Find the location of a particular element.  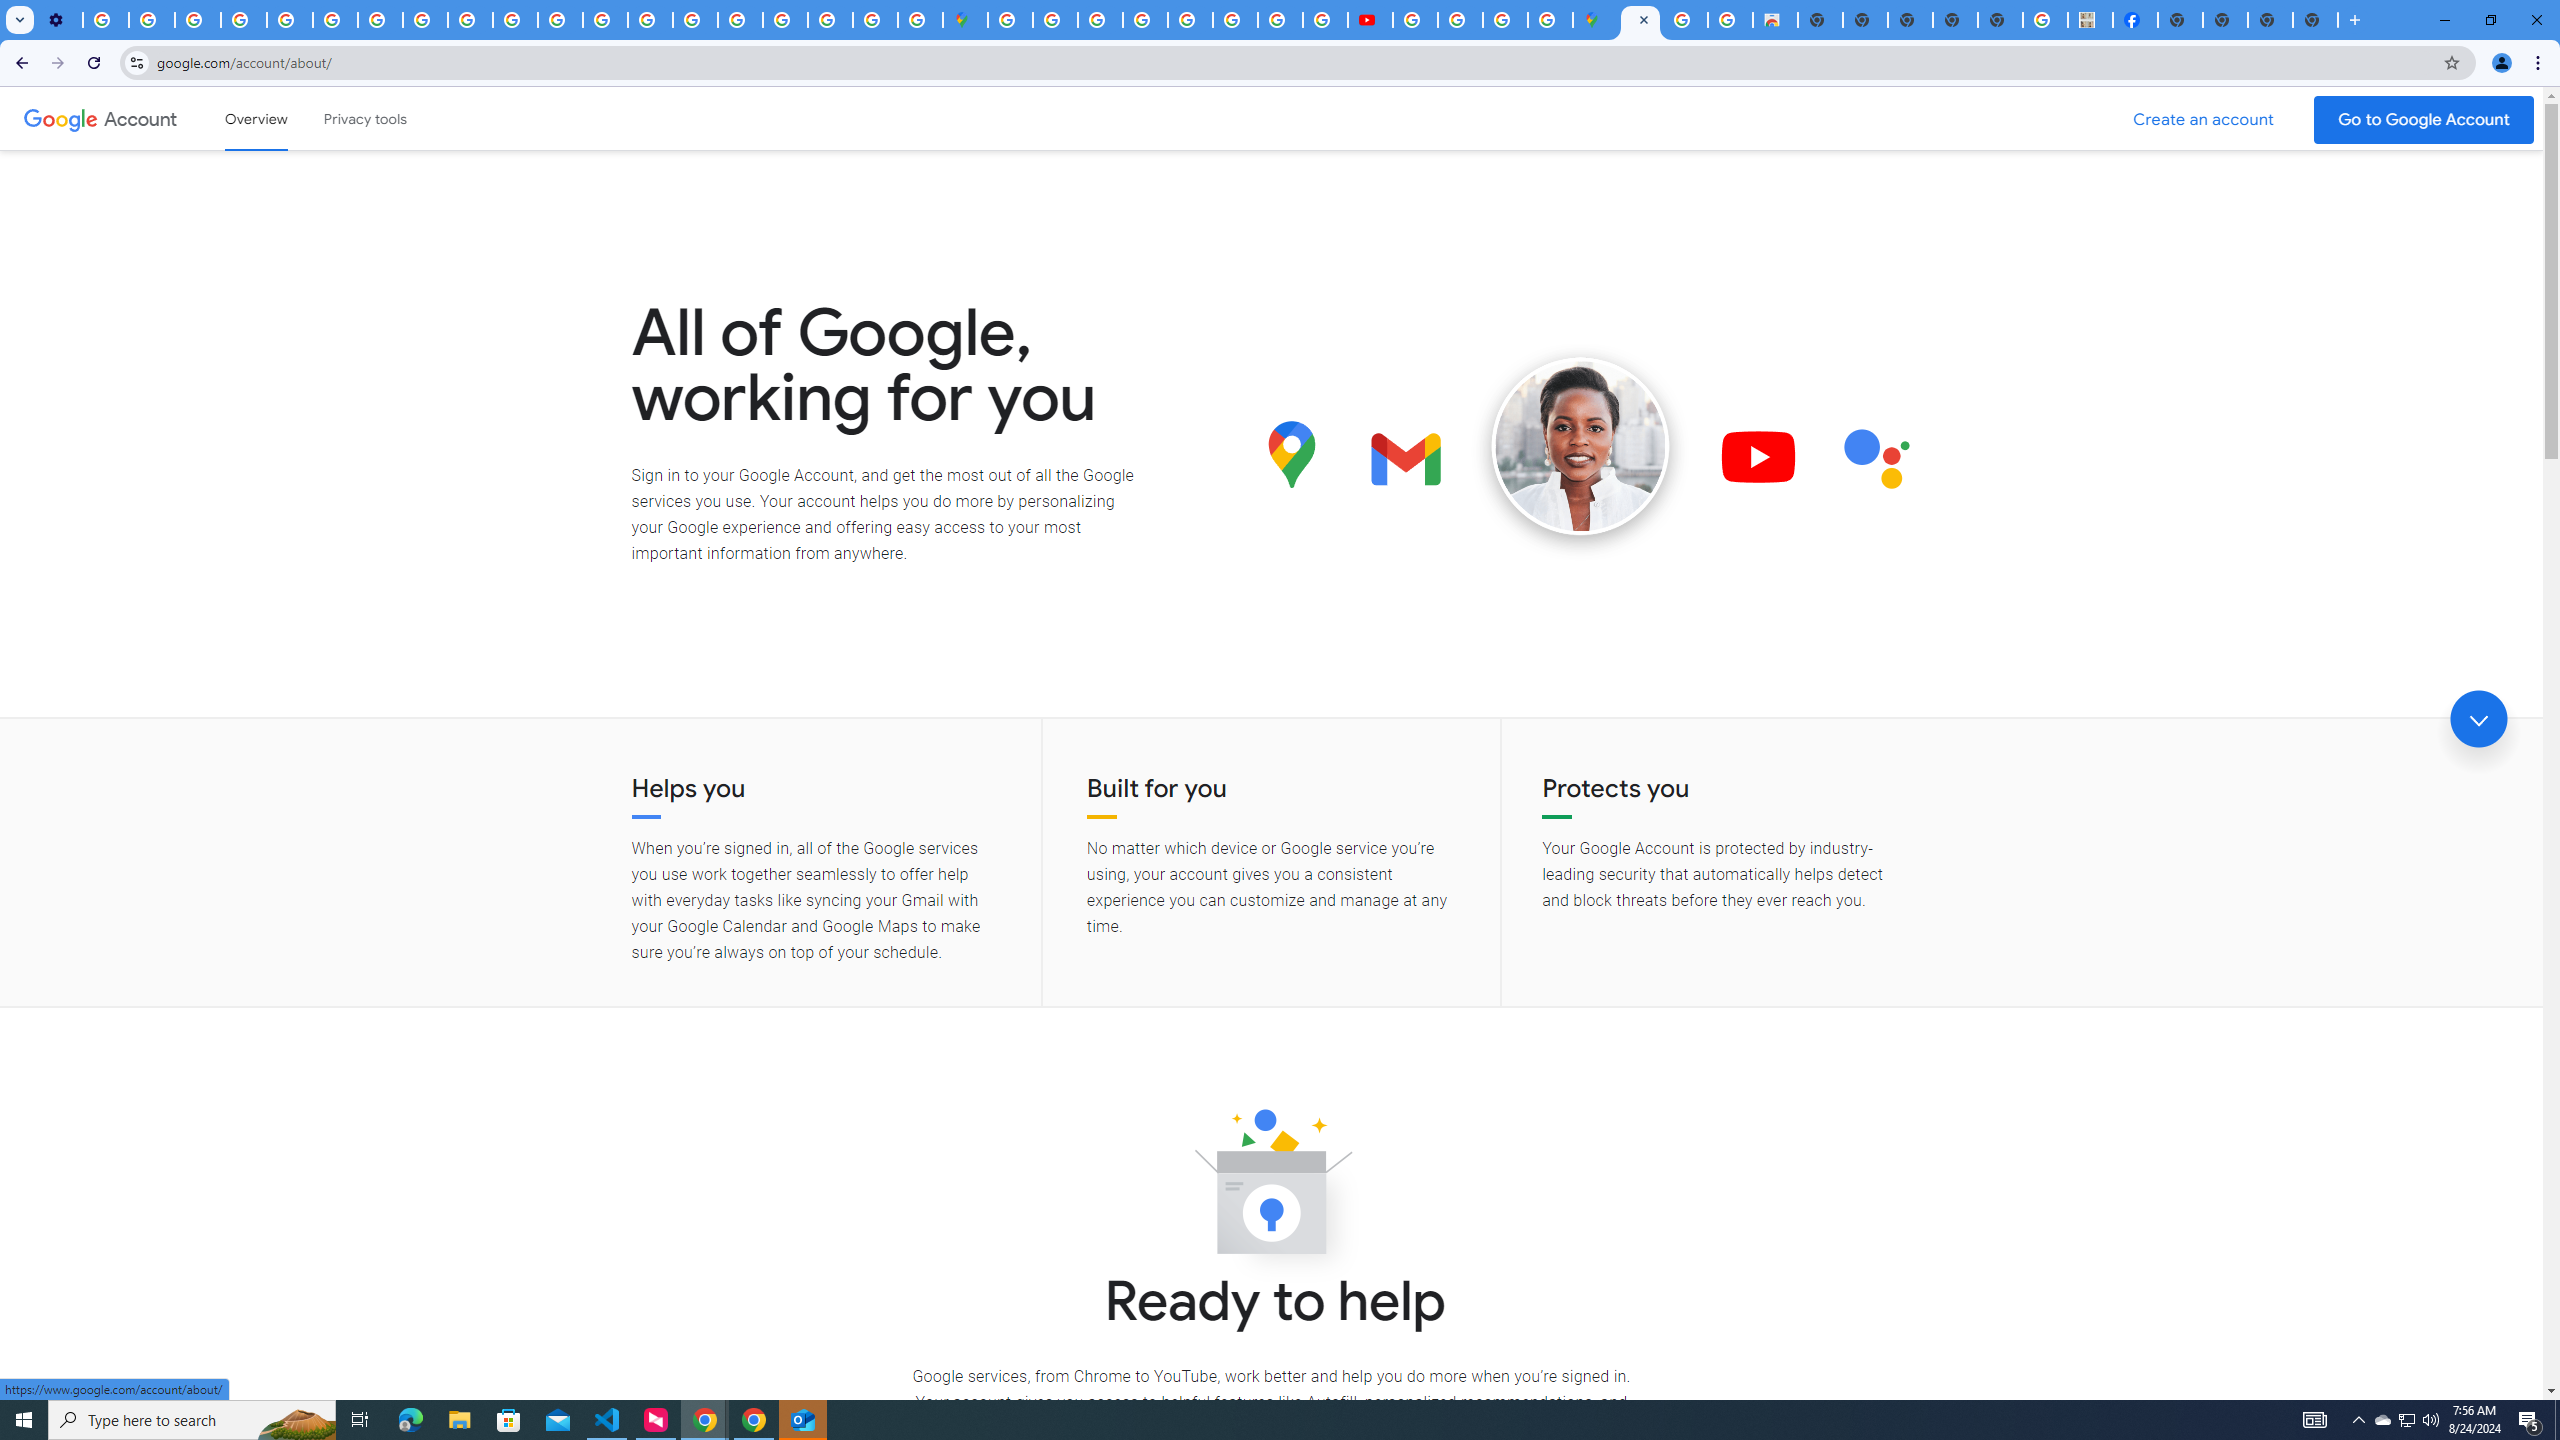

'Miley Cyrus | Facebook' is located at coordinates (2135, 19).